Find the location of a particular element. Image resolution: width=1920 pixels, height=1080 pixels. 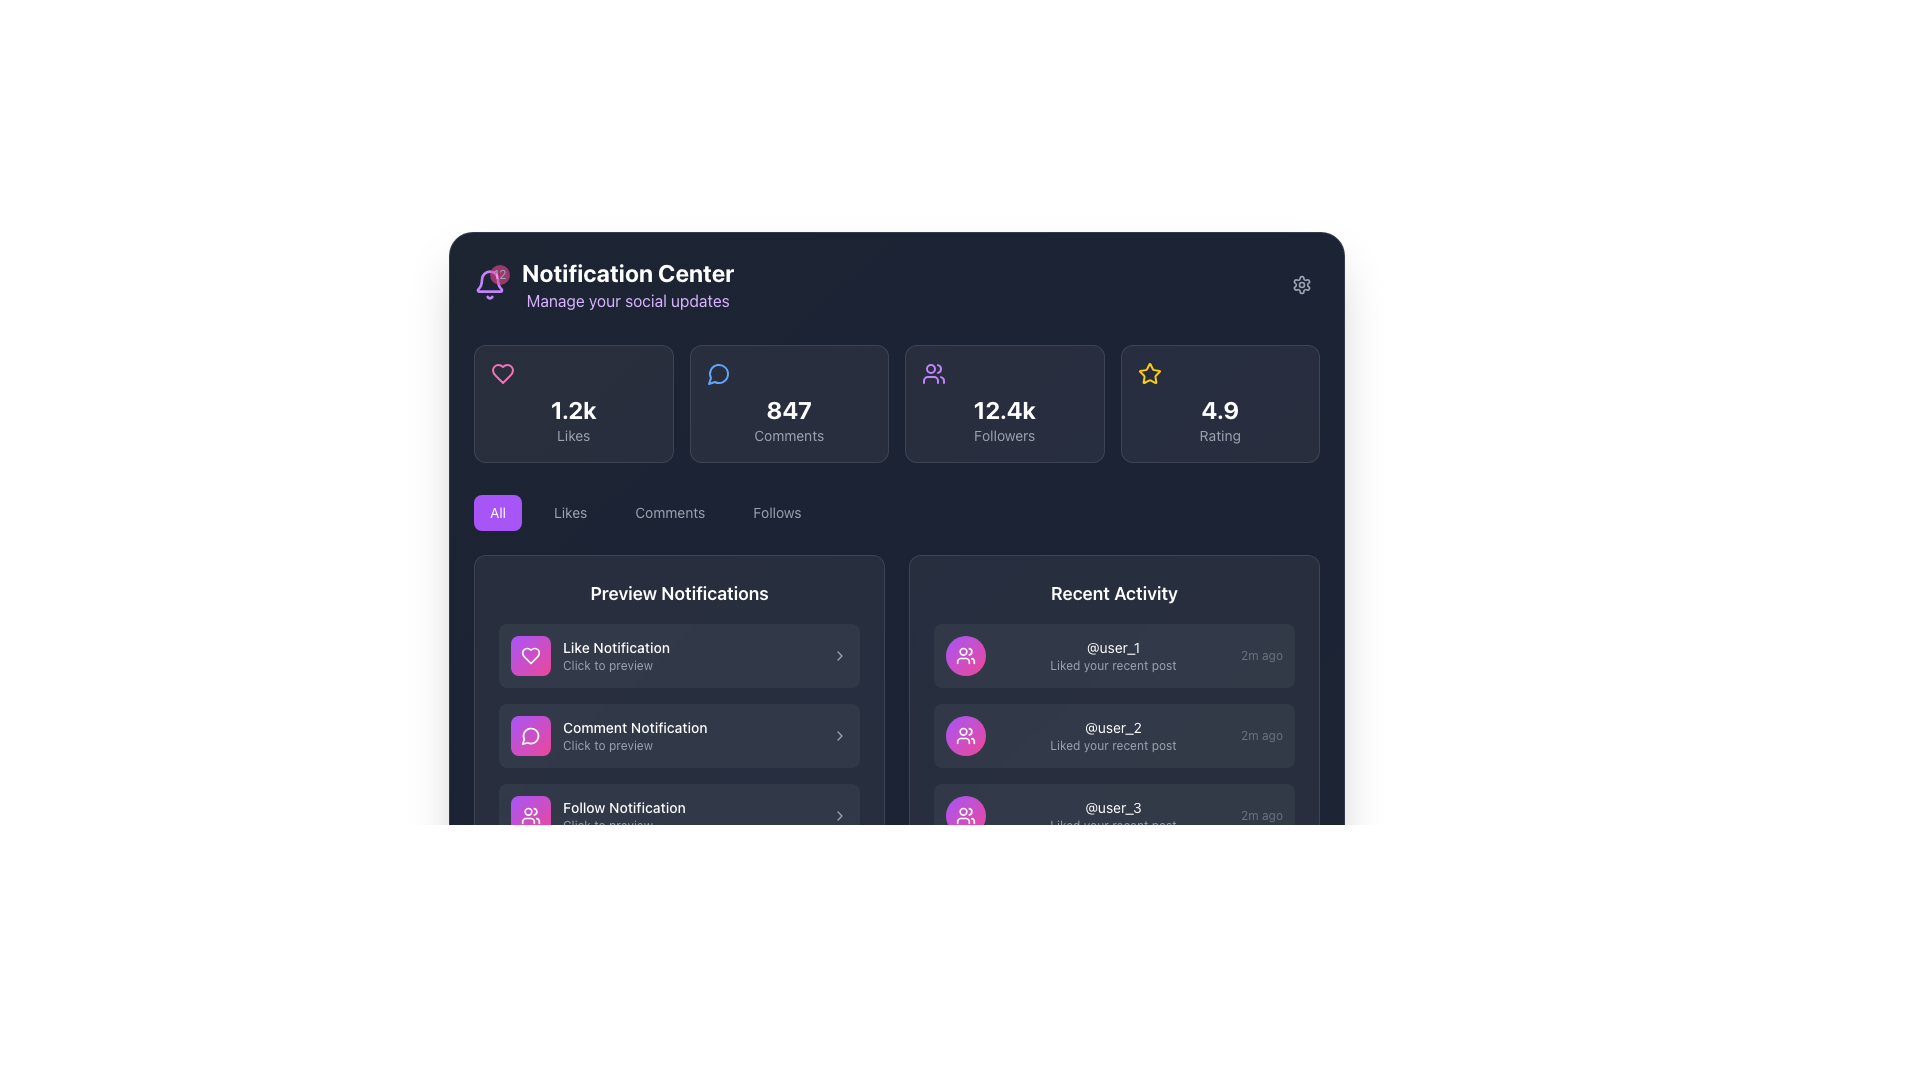

the main numerical value in the 'Followers' card, which is located in the top row of the four-card overview section, to monitor follower engagement is located at coordinates (1004, 408).